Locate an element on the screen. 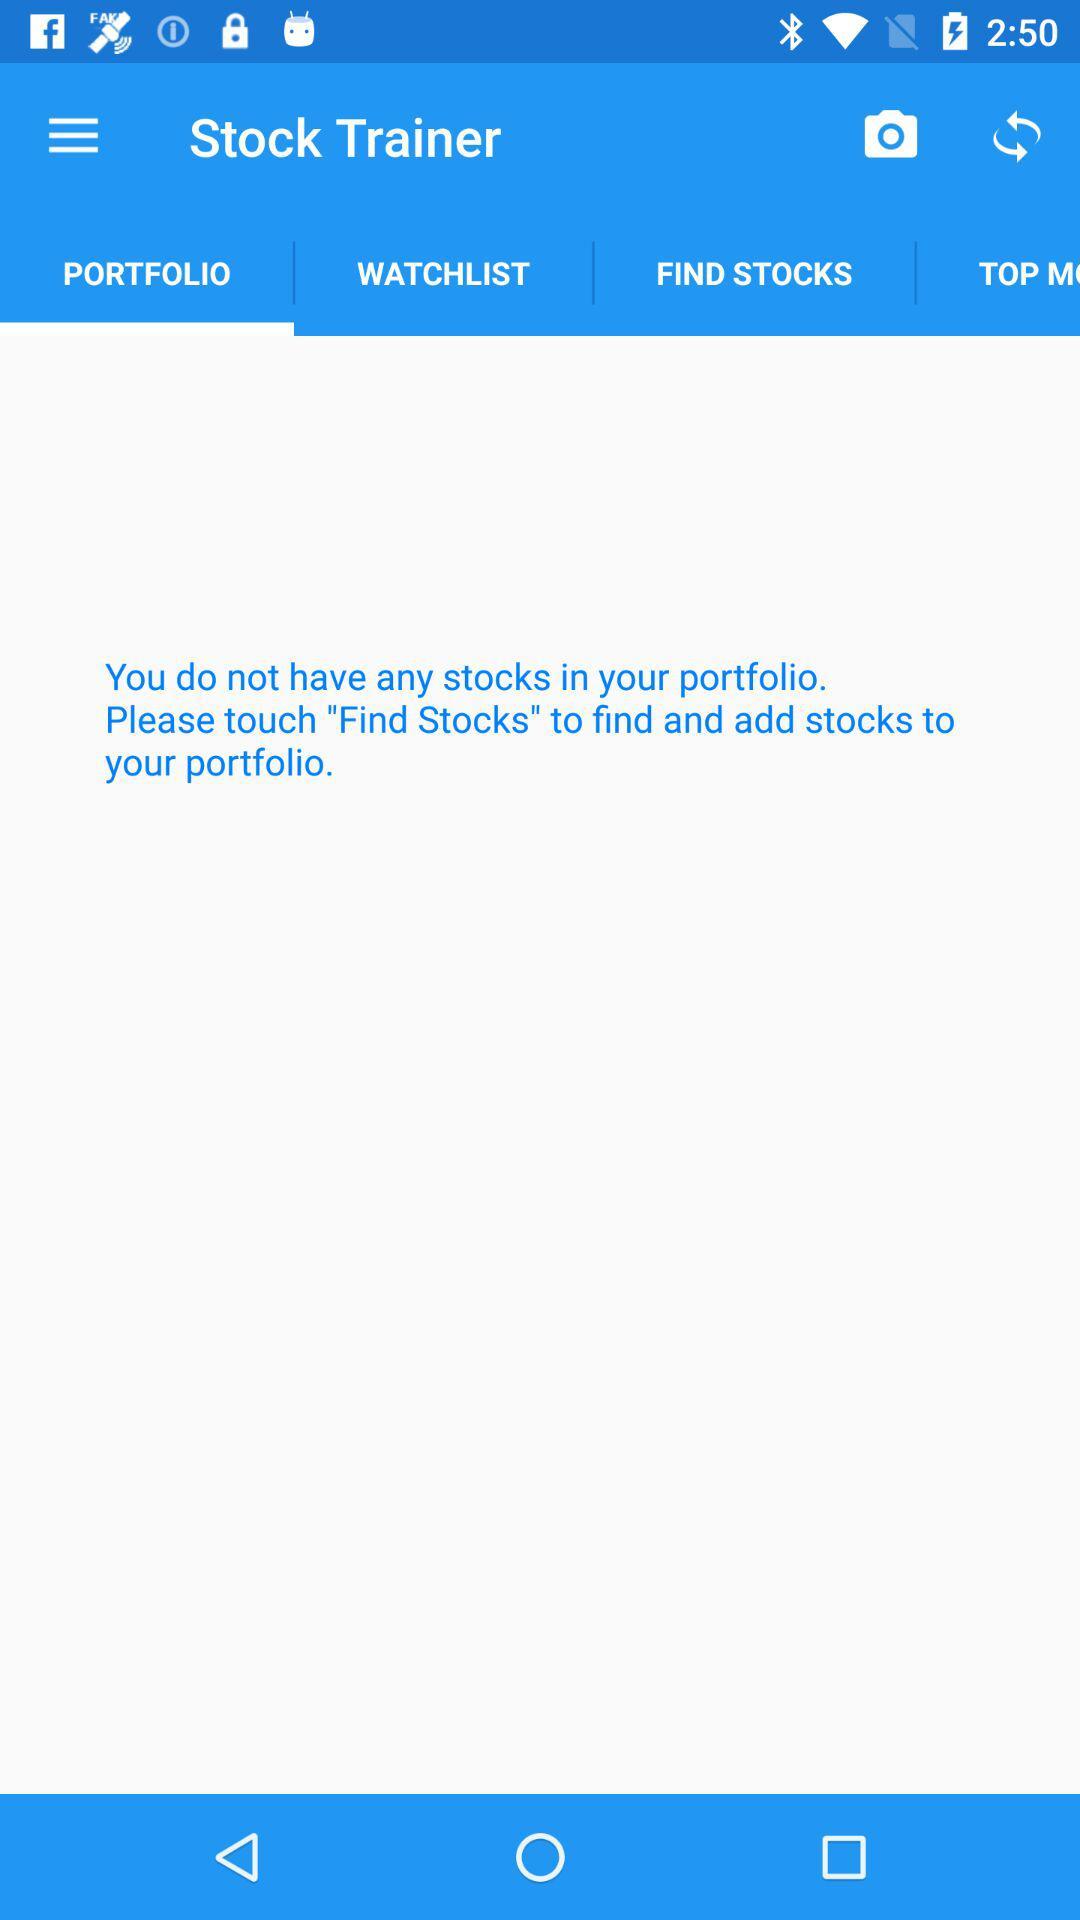  the item below stock trainer icon is located at coordinates (442, 272).